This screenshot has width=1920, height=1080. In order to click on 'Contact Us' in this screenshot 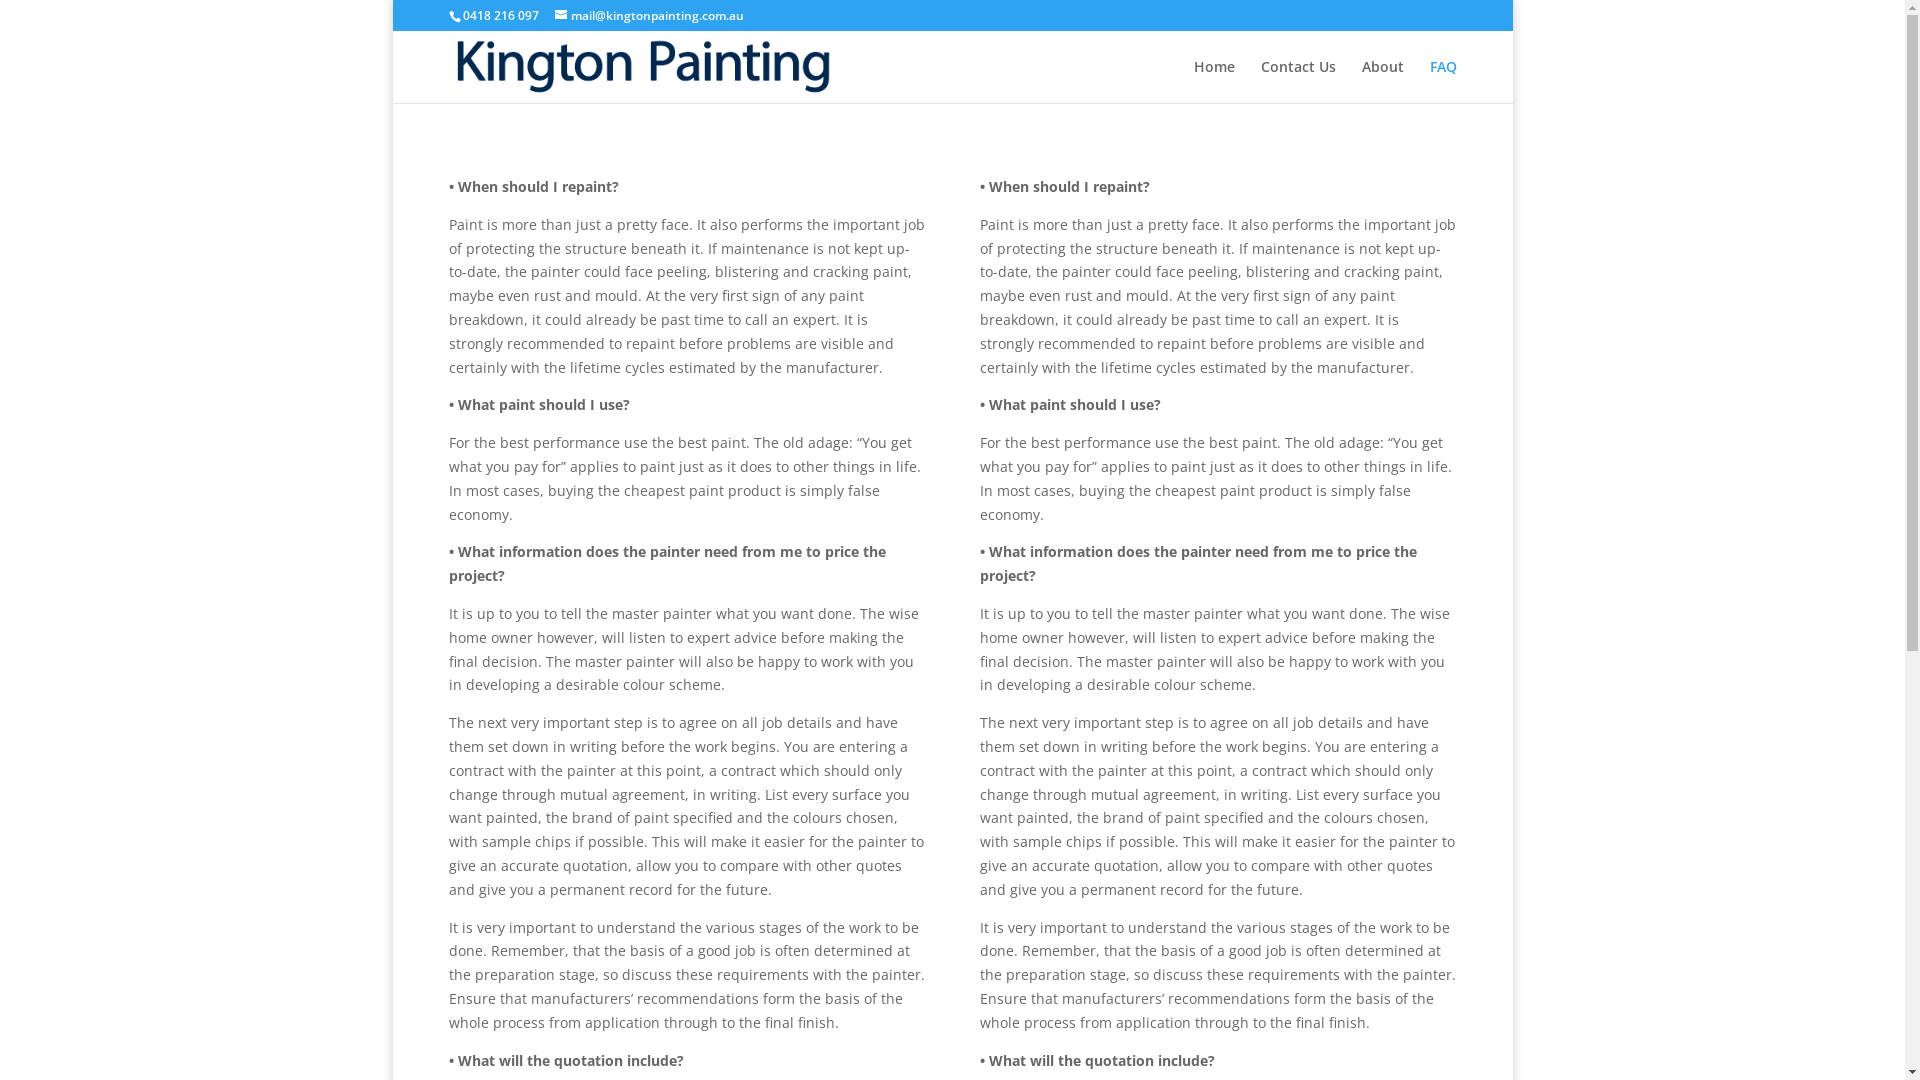, I will do `click(1297, 80)`.